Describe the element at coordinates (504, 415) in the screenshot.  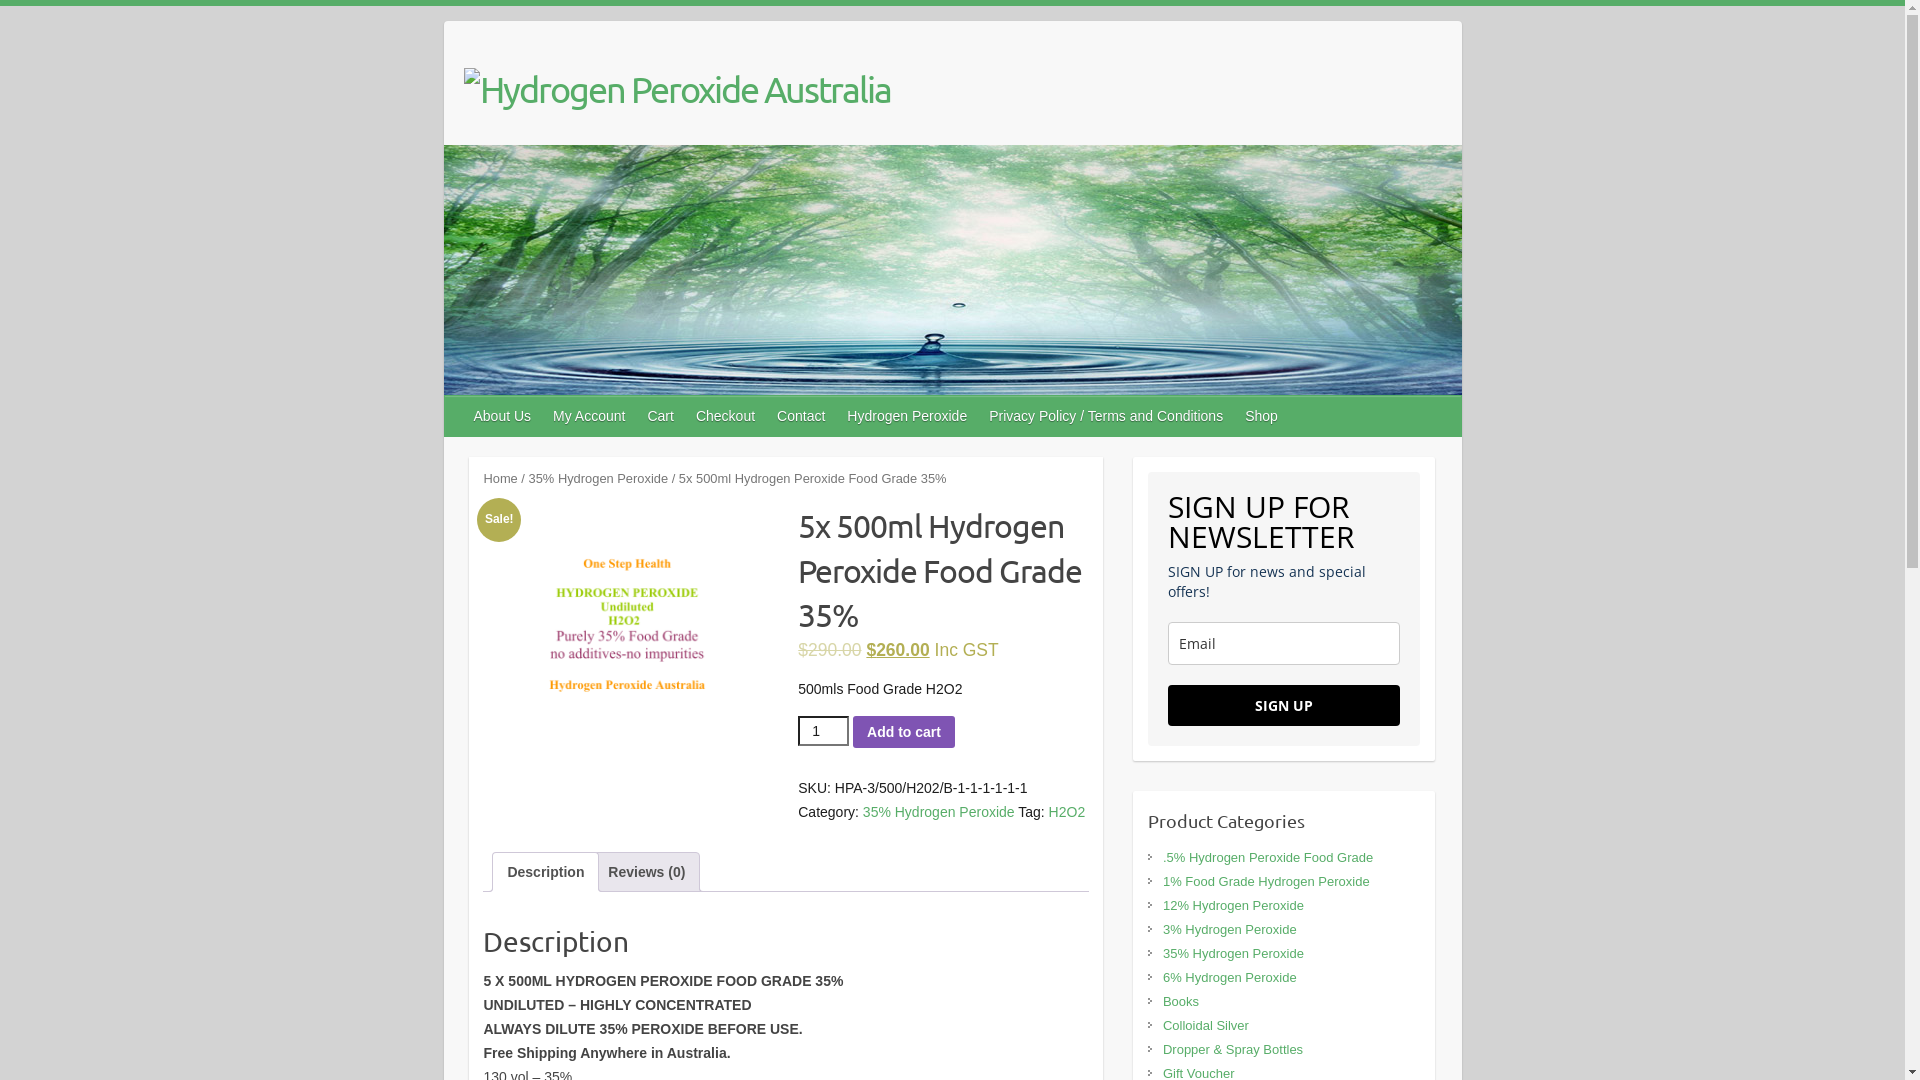
I see `'About Us'` at that location.